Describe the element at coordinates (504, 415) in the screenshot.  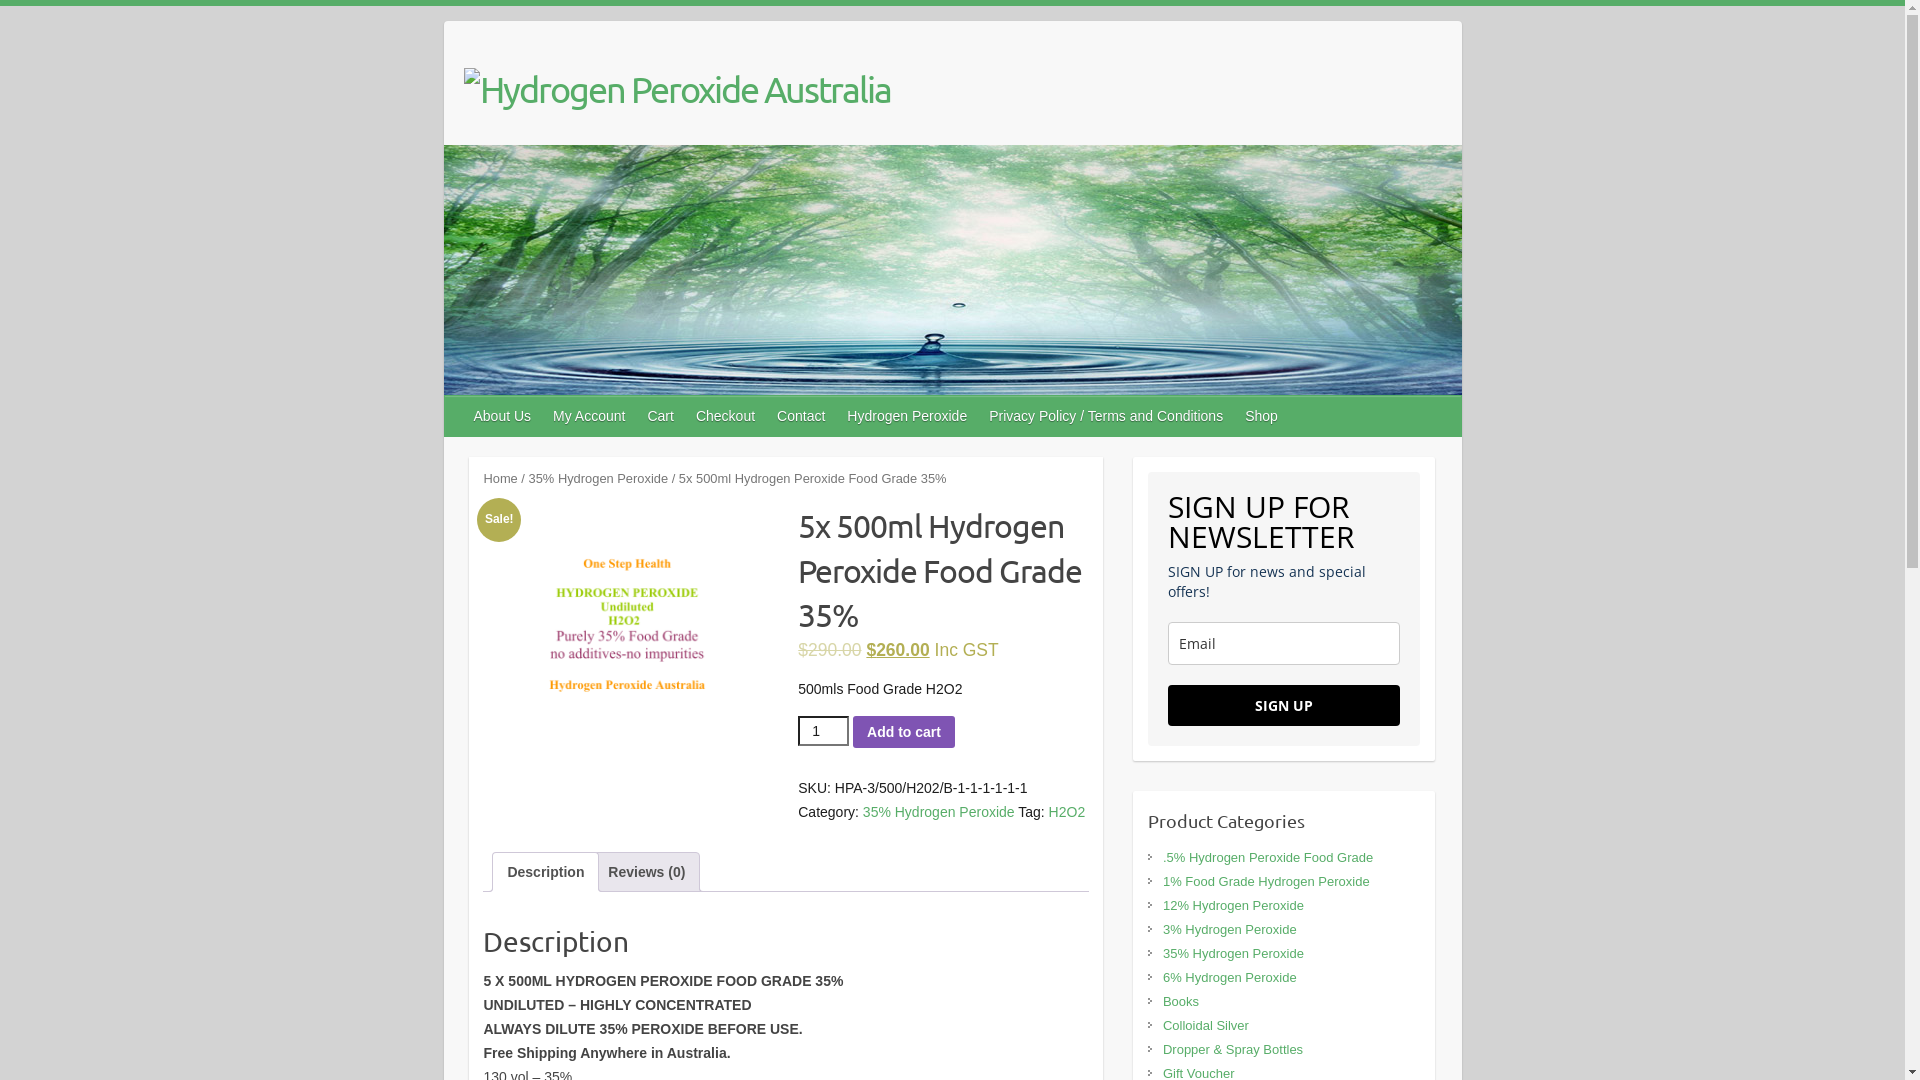
I see `'About Us'` at that location.